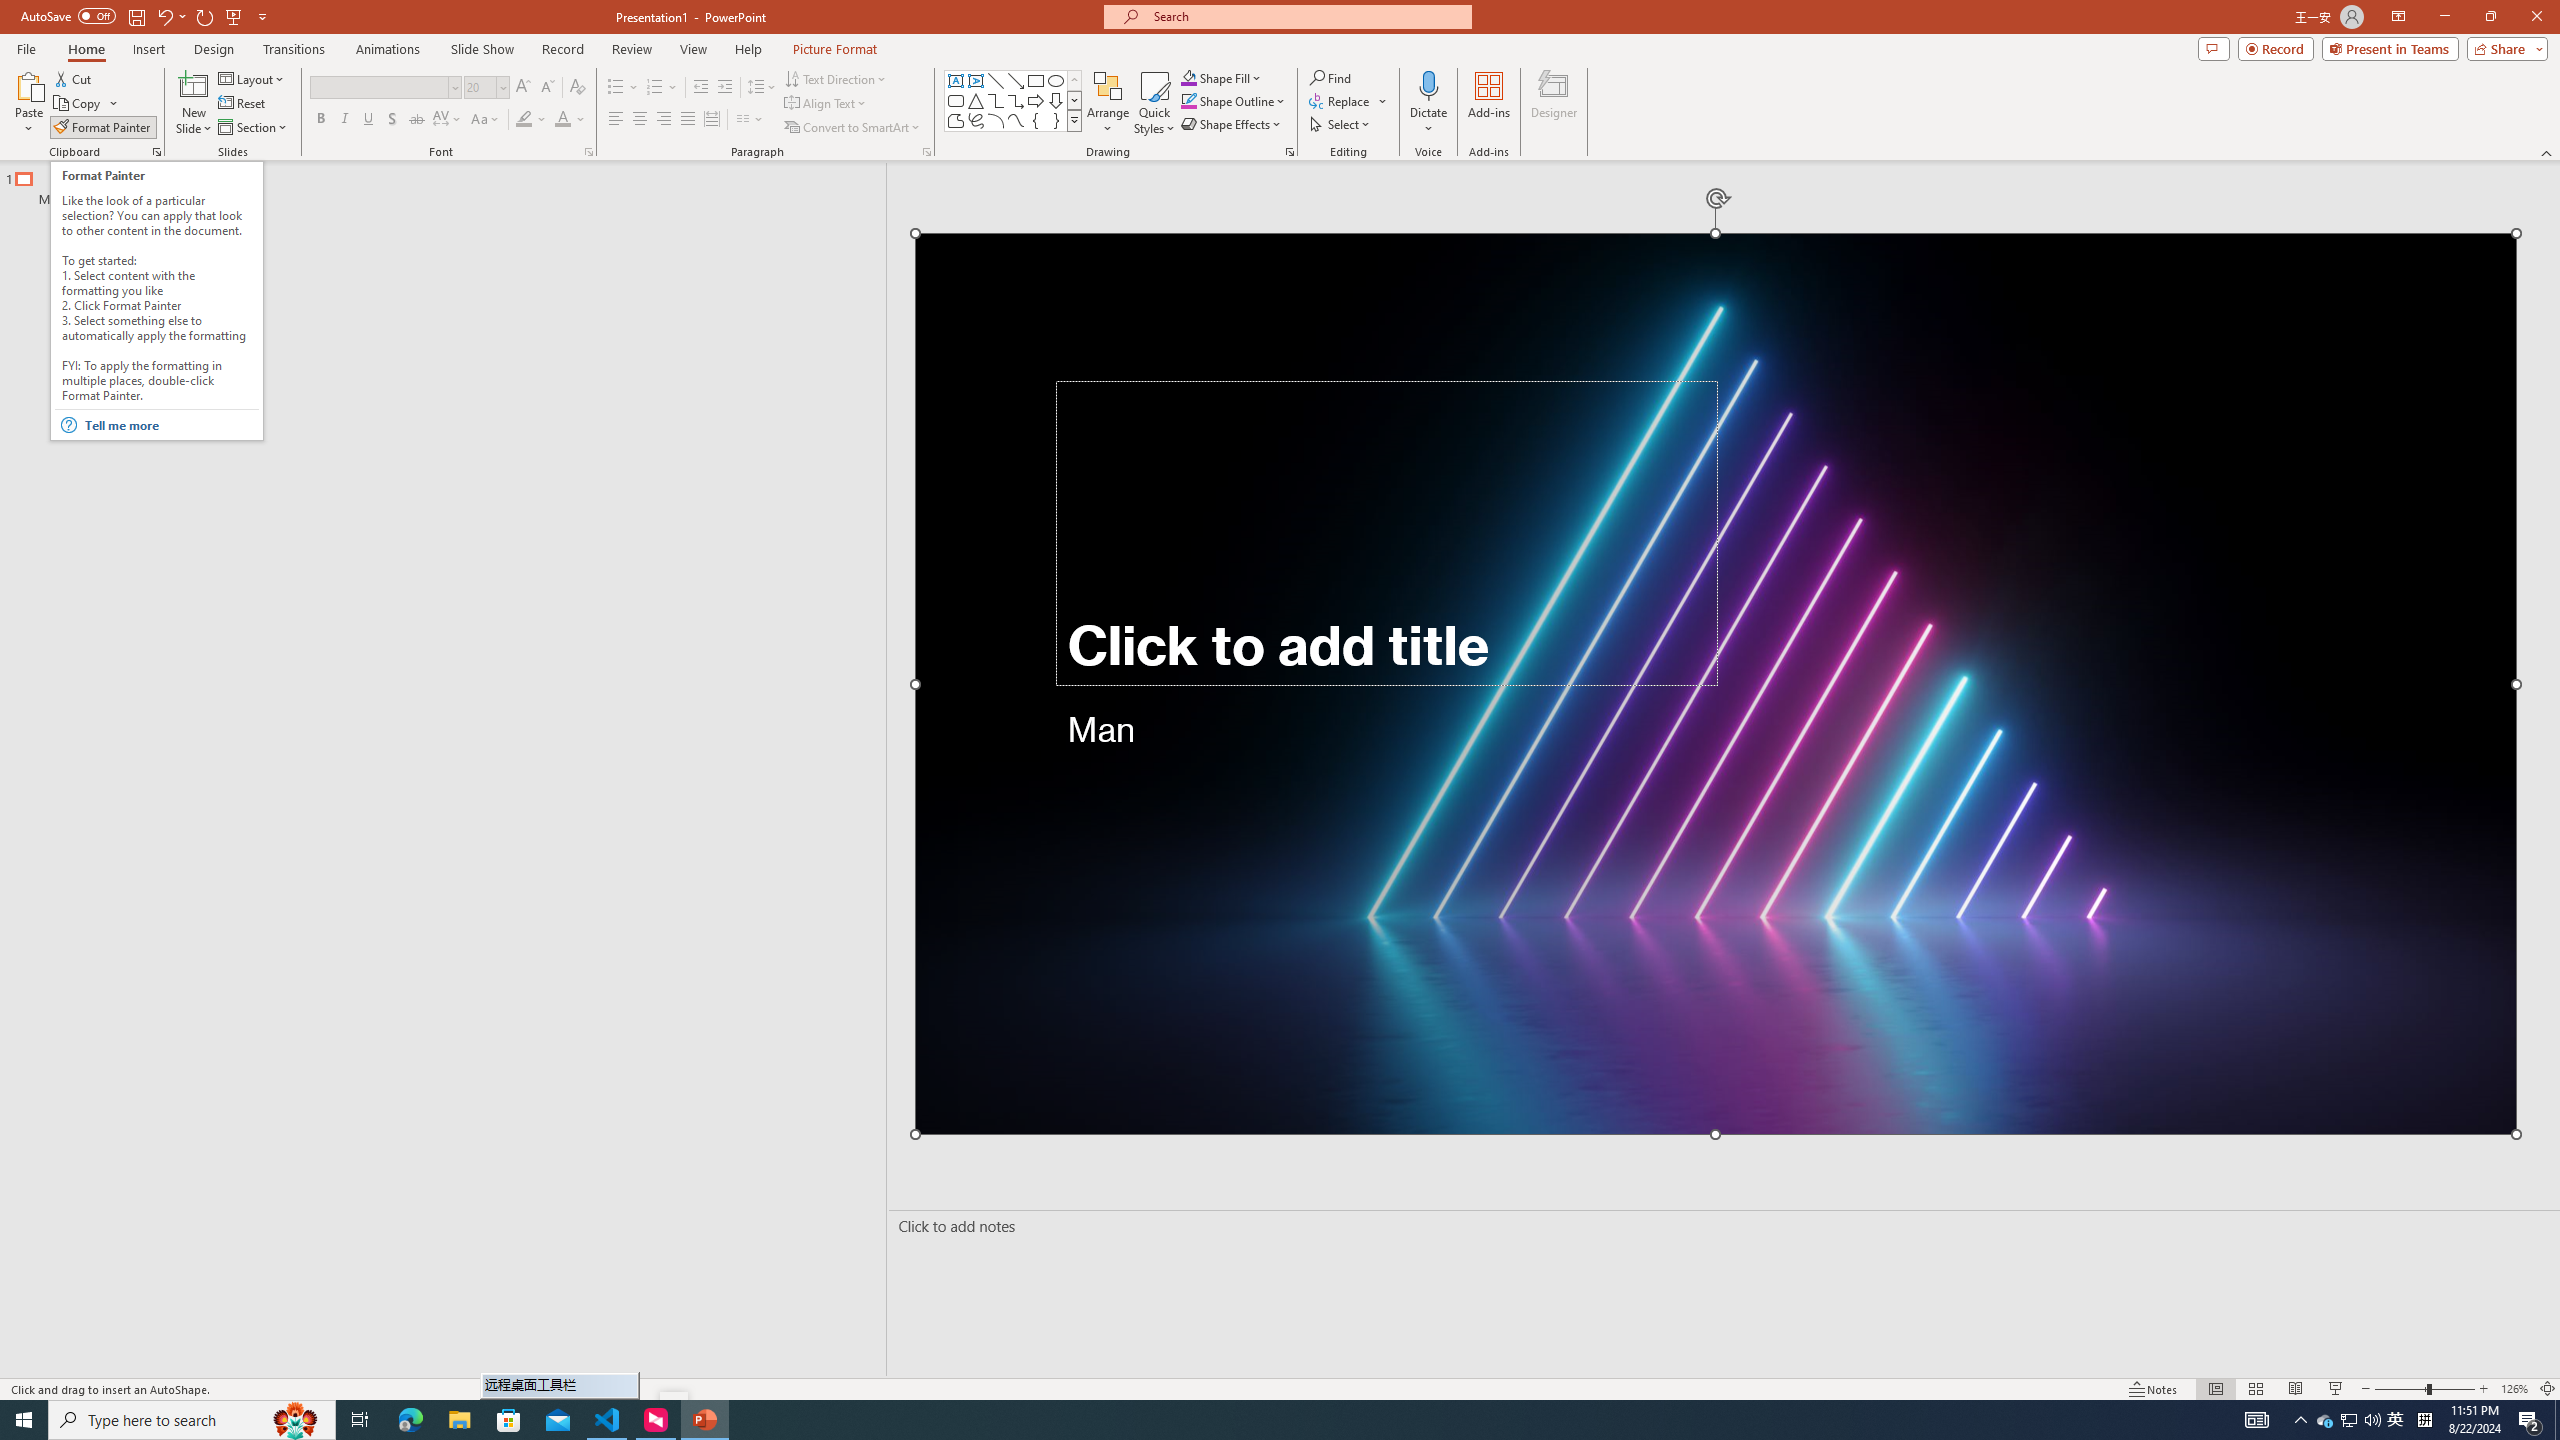 The width and height of the screenshot is (2560, 1440). Describe the element at coordinates (1189, 77) in the screenshot. I see `'Shape Fill Orange, Accent 2'` at that location.